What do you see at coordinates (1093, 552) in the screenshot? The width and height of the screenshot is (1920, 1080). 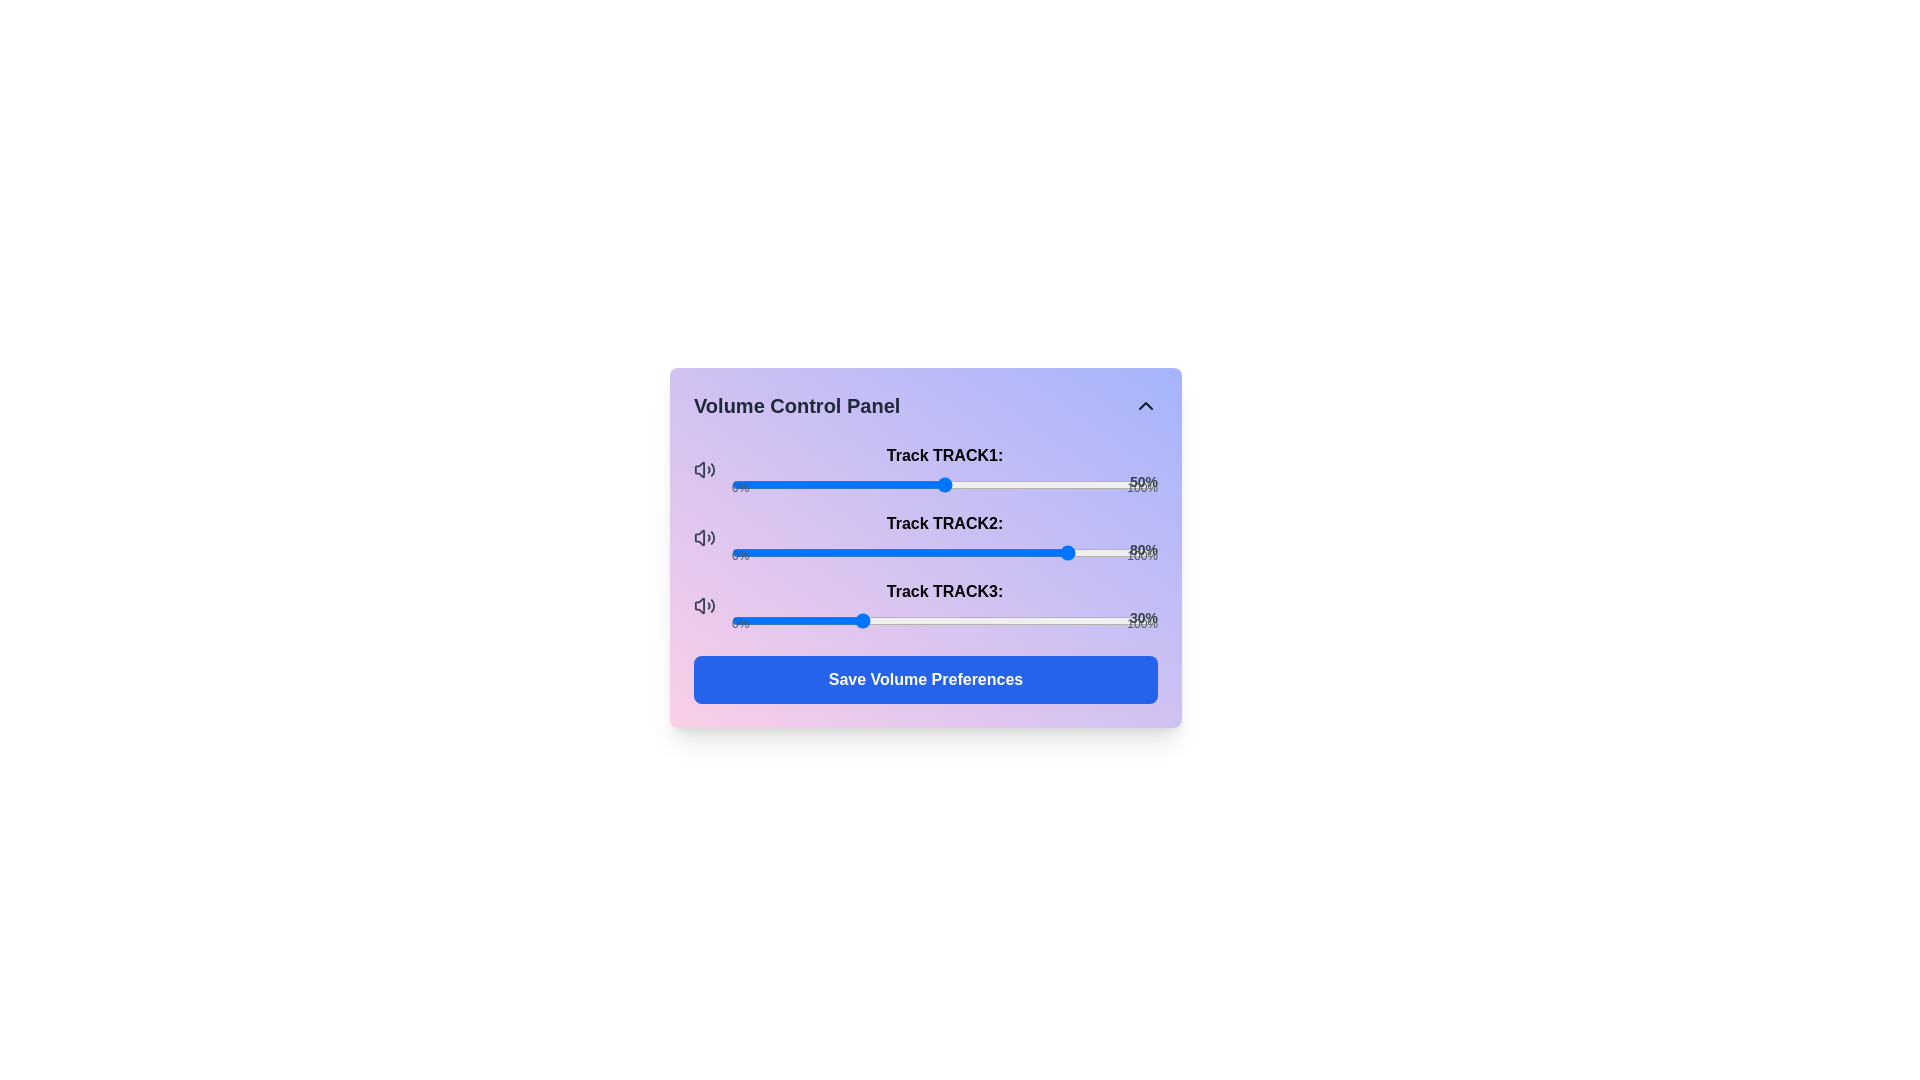 I see `the volume level of Track 2` at bounding box center [1093, 552].